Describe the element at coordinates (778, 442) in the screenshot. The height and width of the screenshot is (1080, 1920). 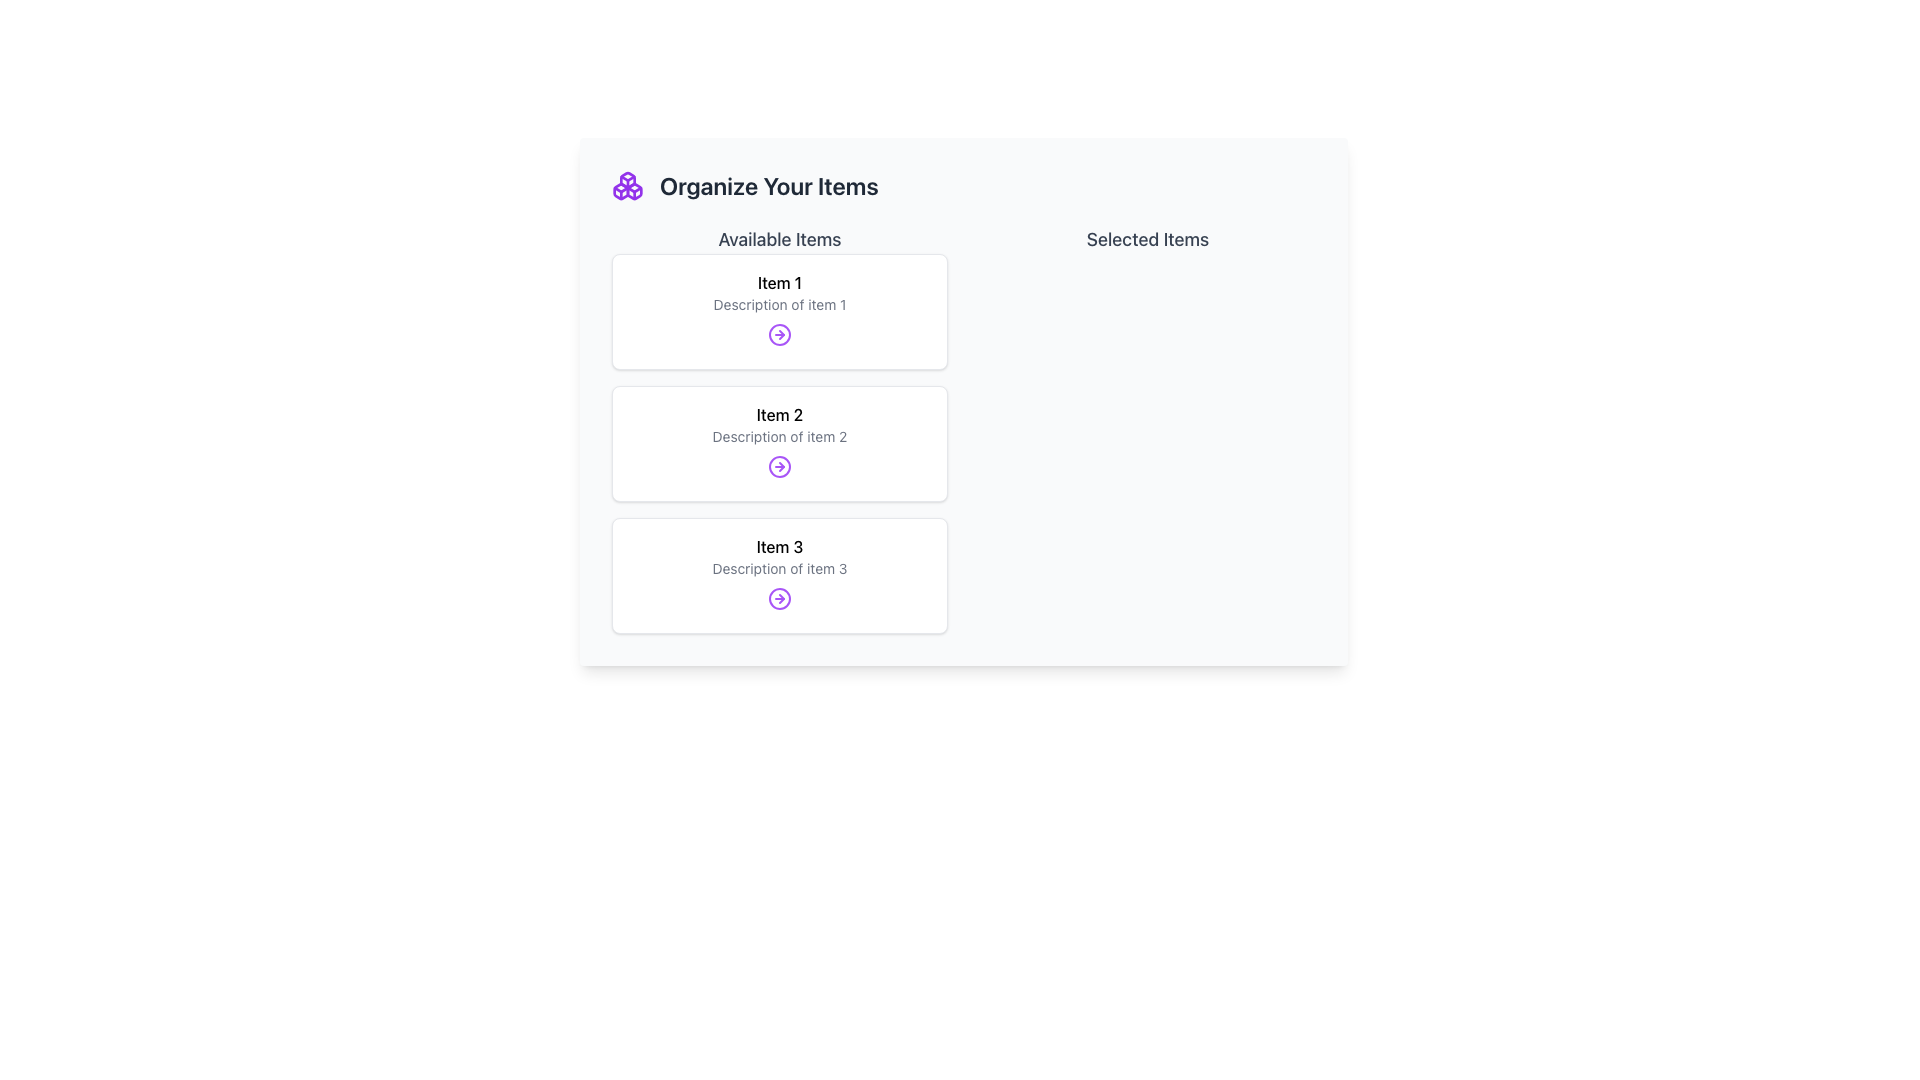
I see `the interactive card titled 'Item 2', which contains a title in bold and a circular arrow icon for navigation` at that location.